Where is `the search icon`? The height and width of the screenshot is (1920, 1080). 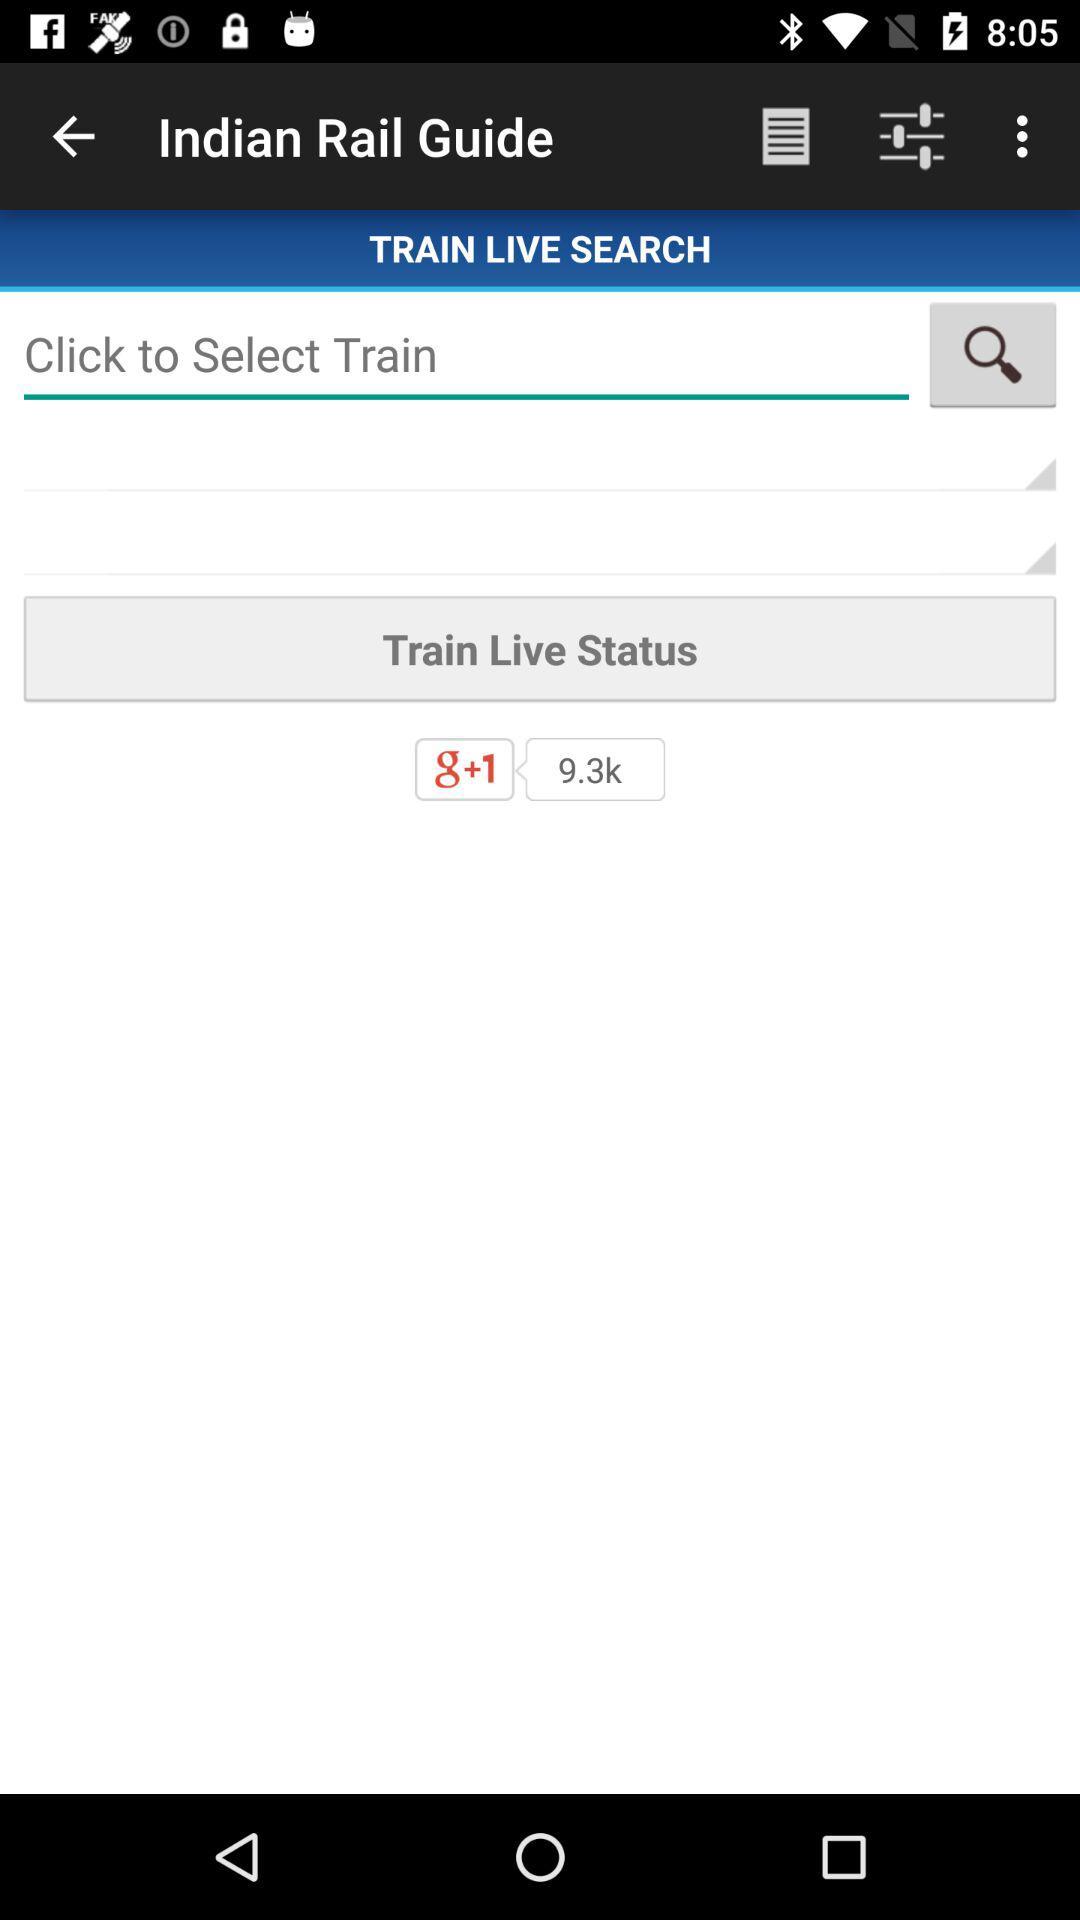 the search icon is located at coordinates (992, 354).